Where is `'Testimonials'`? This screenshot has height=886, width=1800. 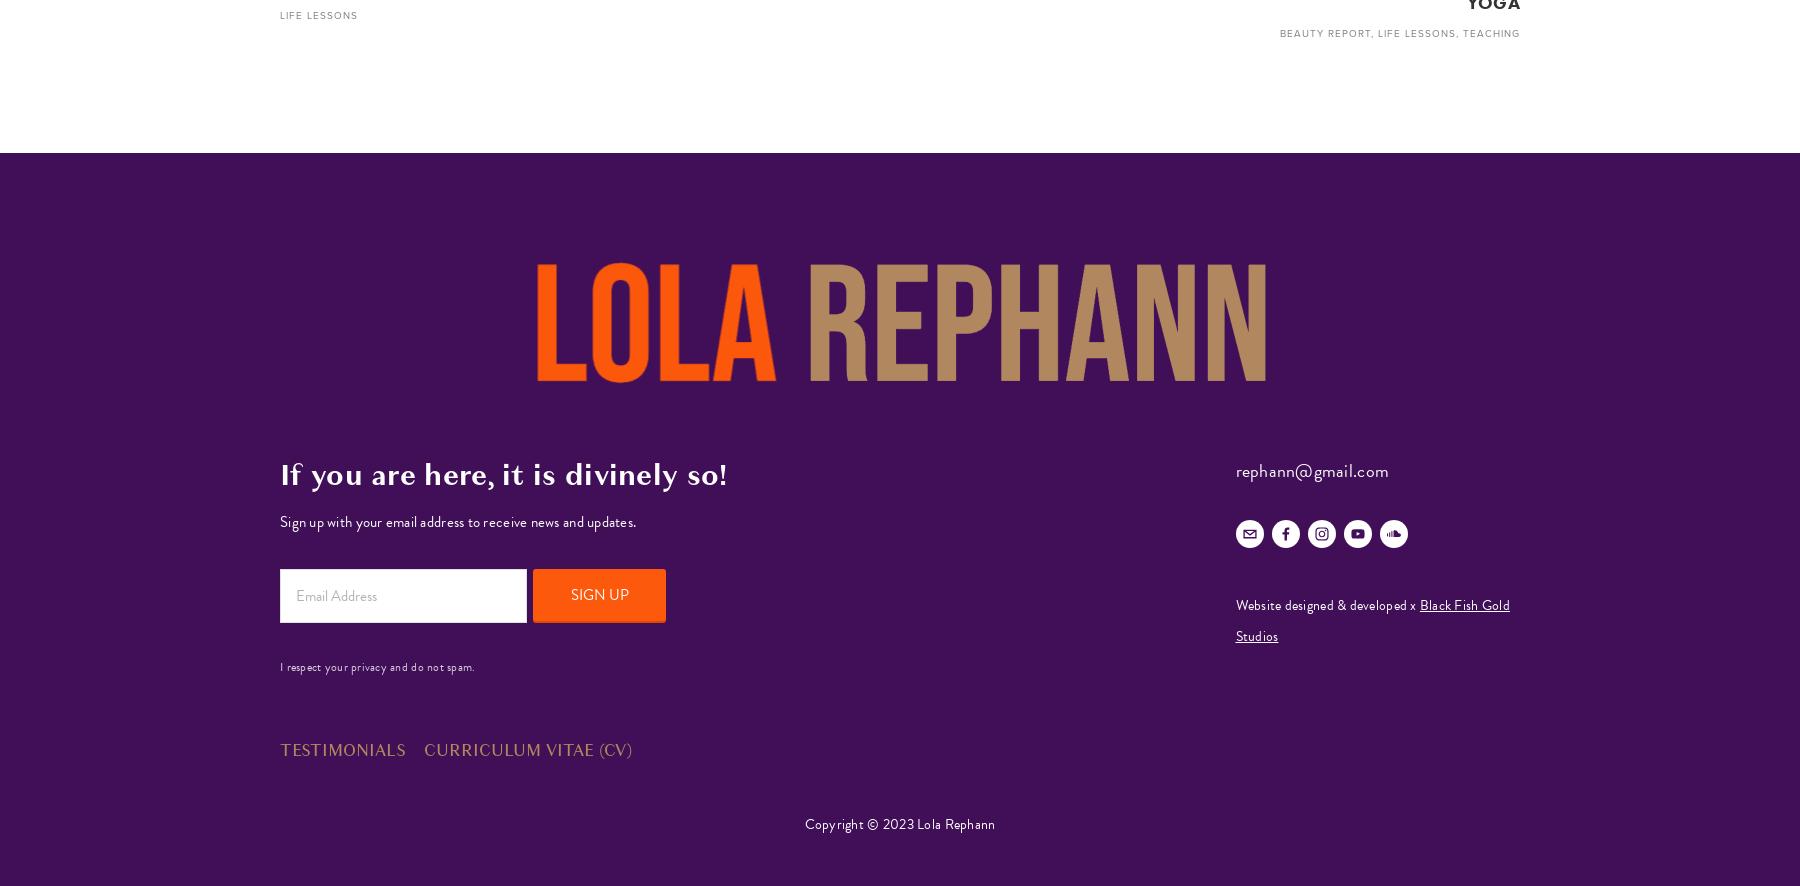 'Testimonials' is located at coordinates (343, 749).